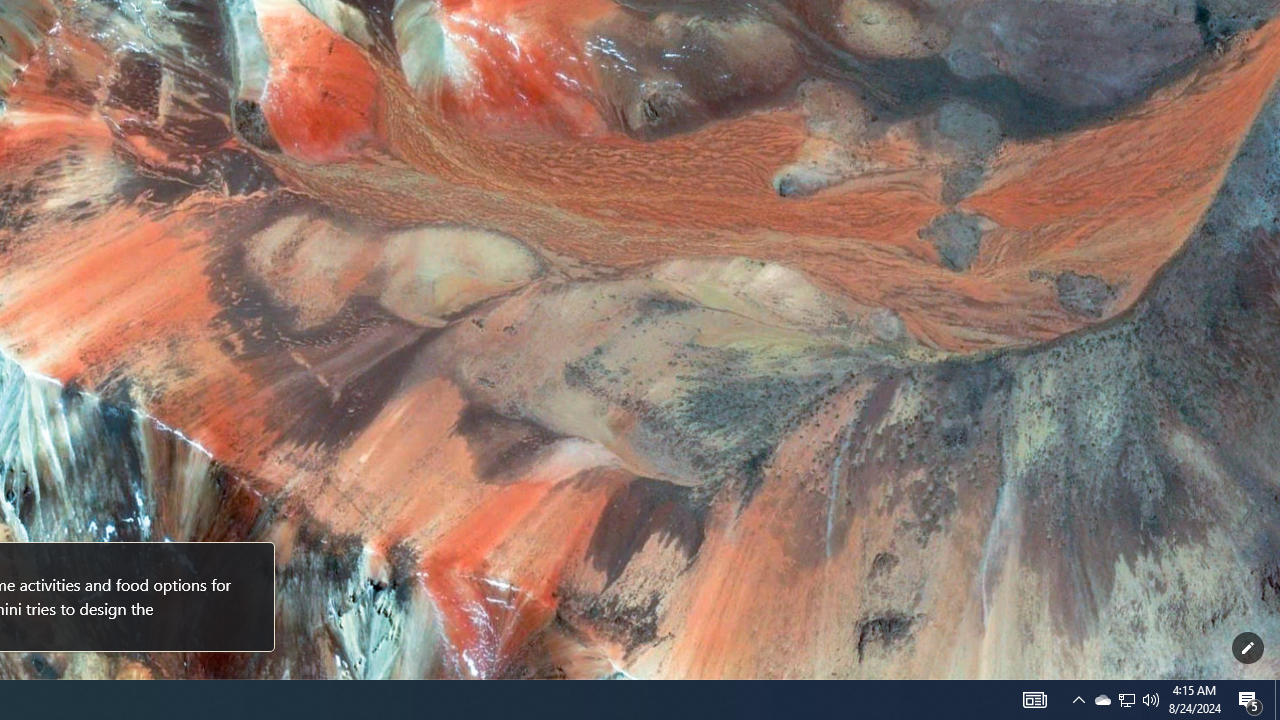  I want to click on 'Customize this page', so click(1247, 648).